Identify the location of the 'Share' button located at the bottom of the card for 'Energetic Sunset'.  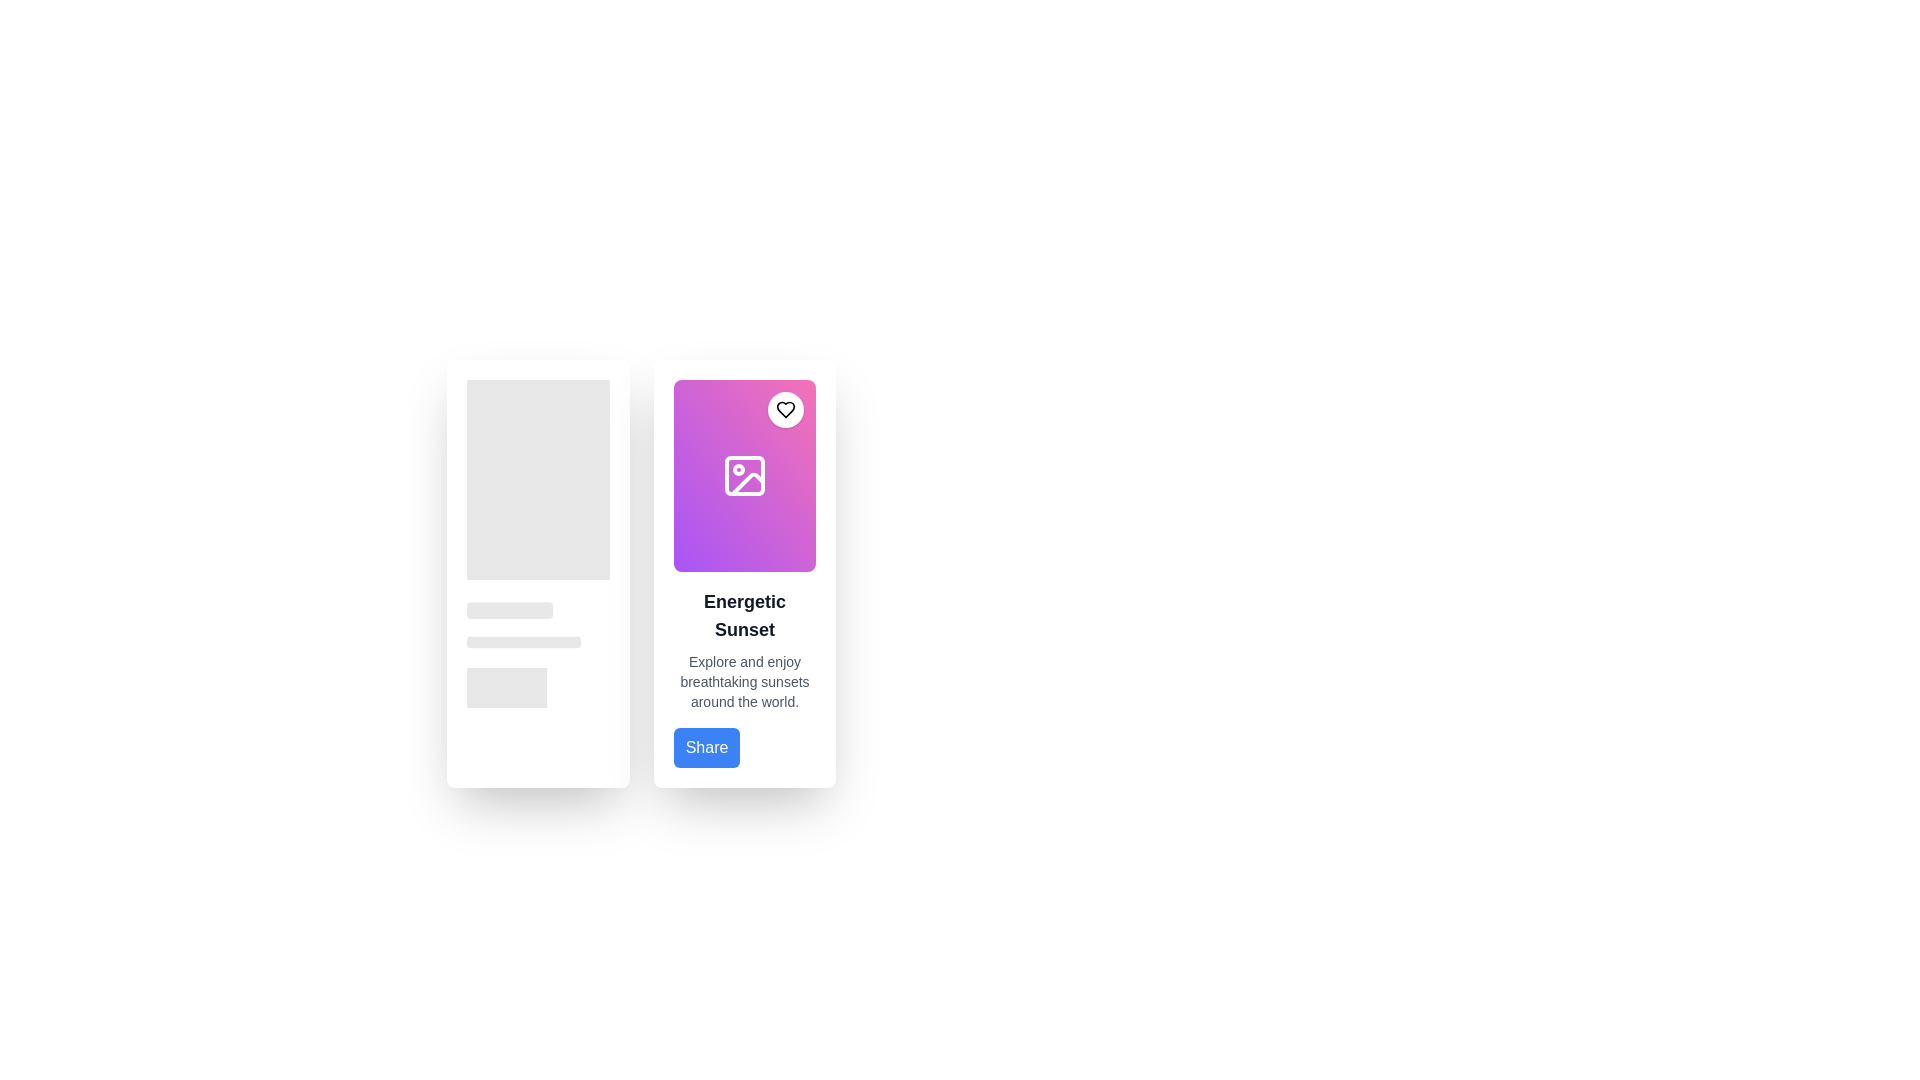
(706, 748).